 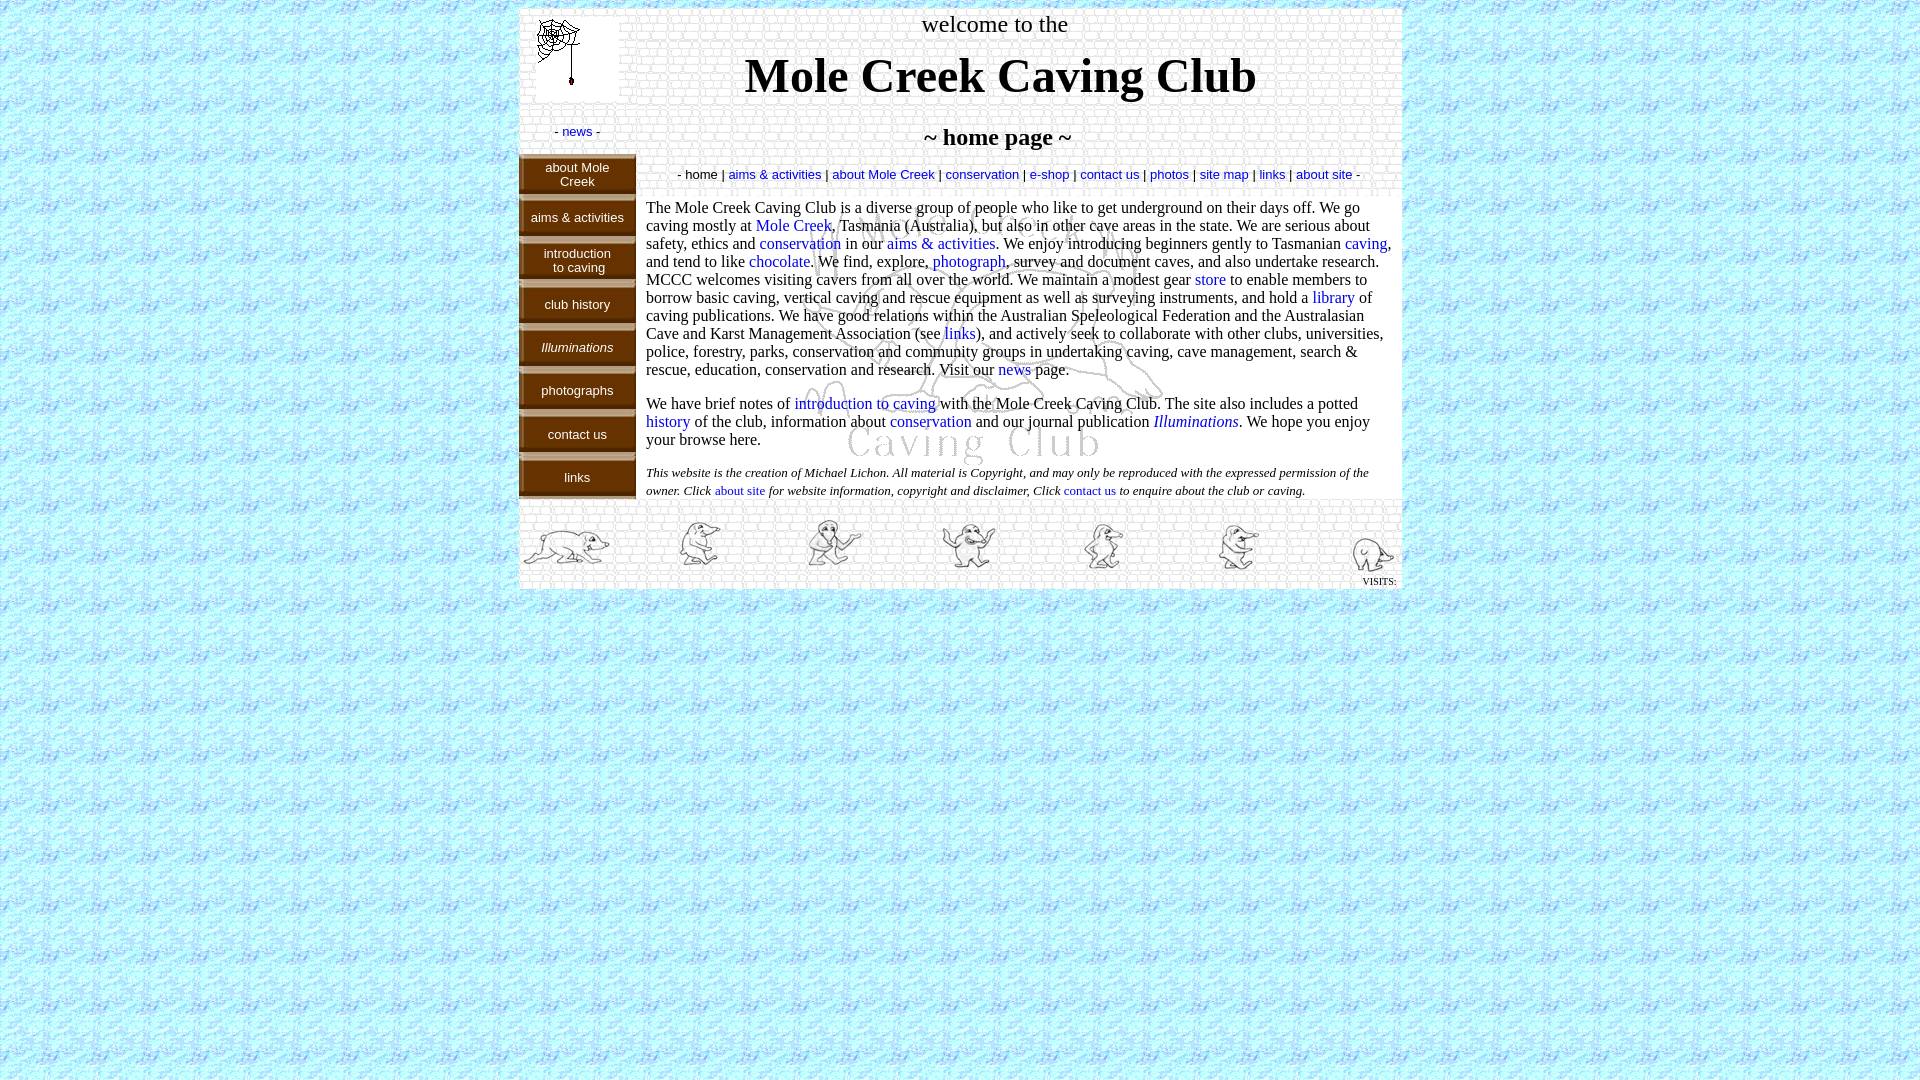 I want to click on 'news', so click(x=575, y=131).